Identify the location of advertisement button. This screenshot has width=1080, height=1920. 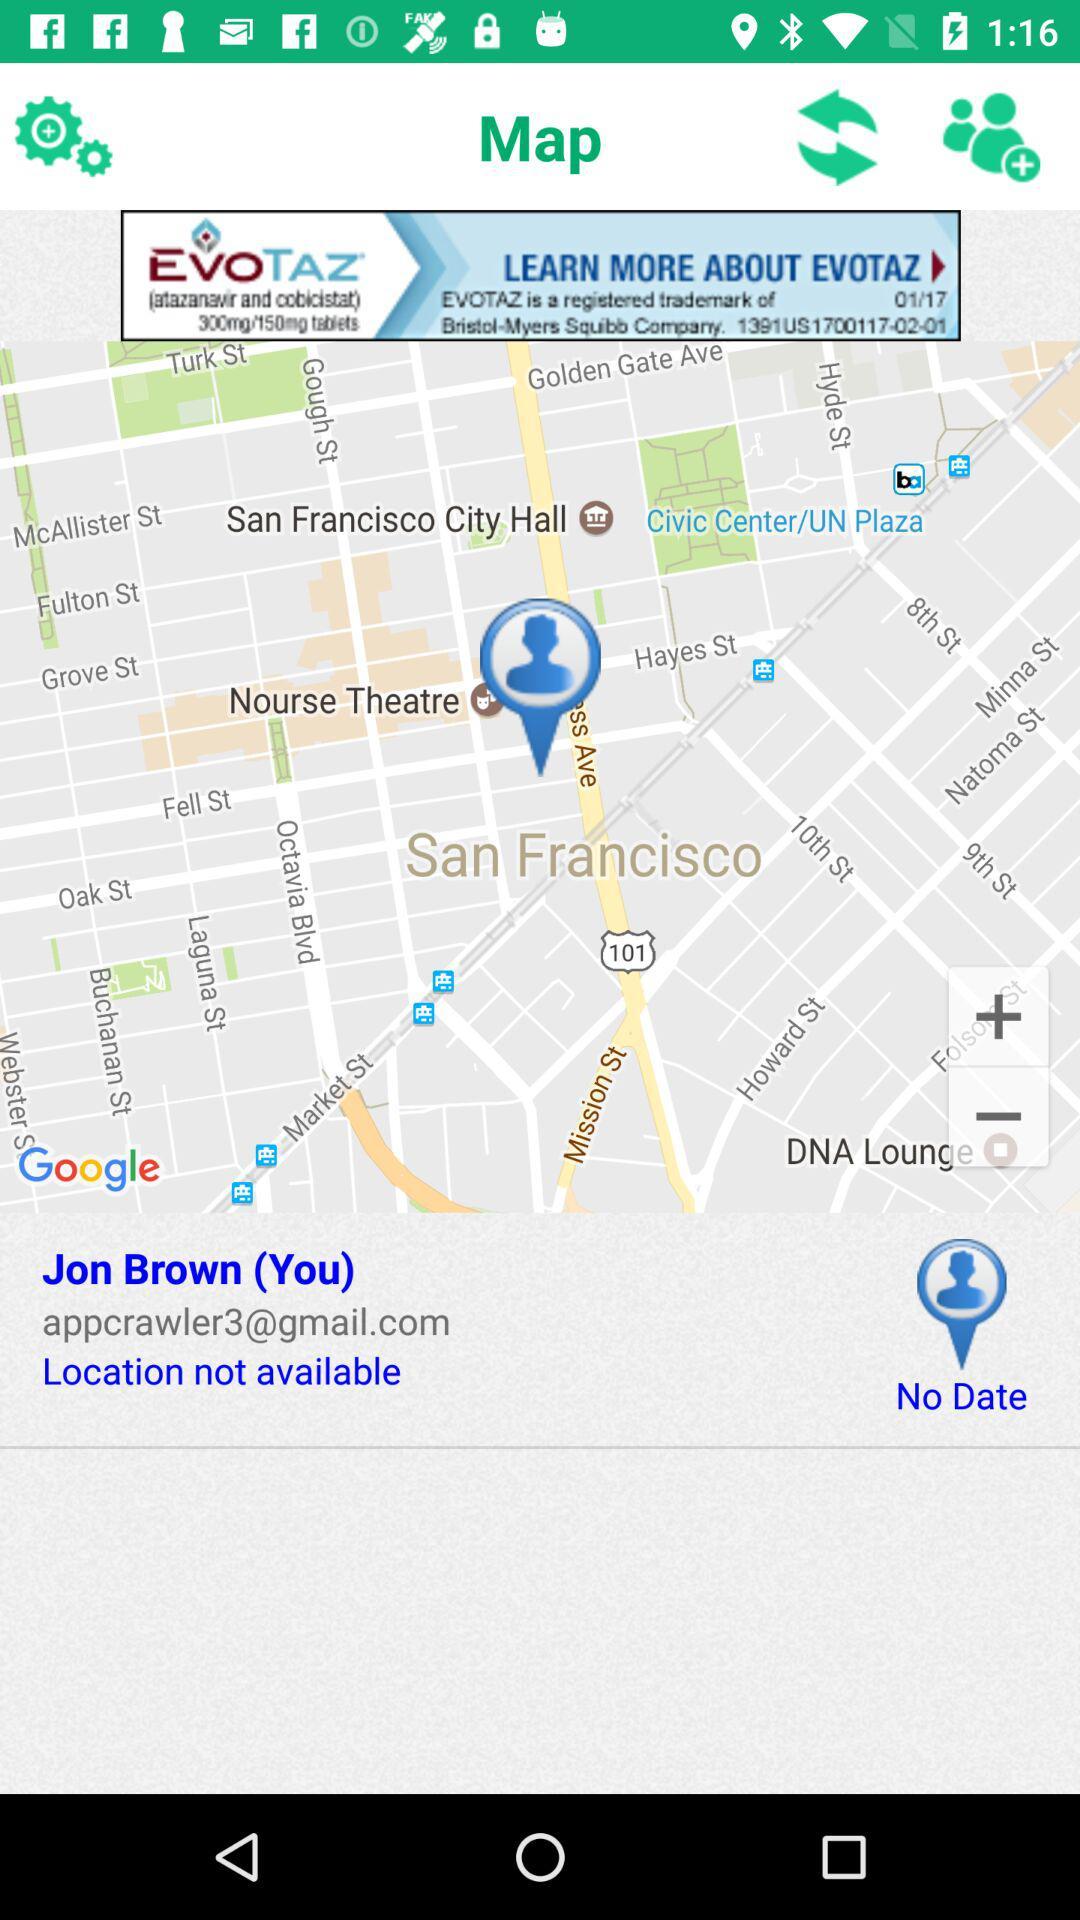
(540, 274).